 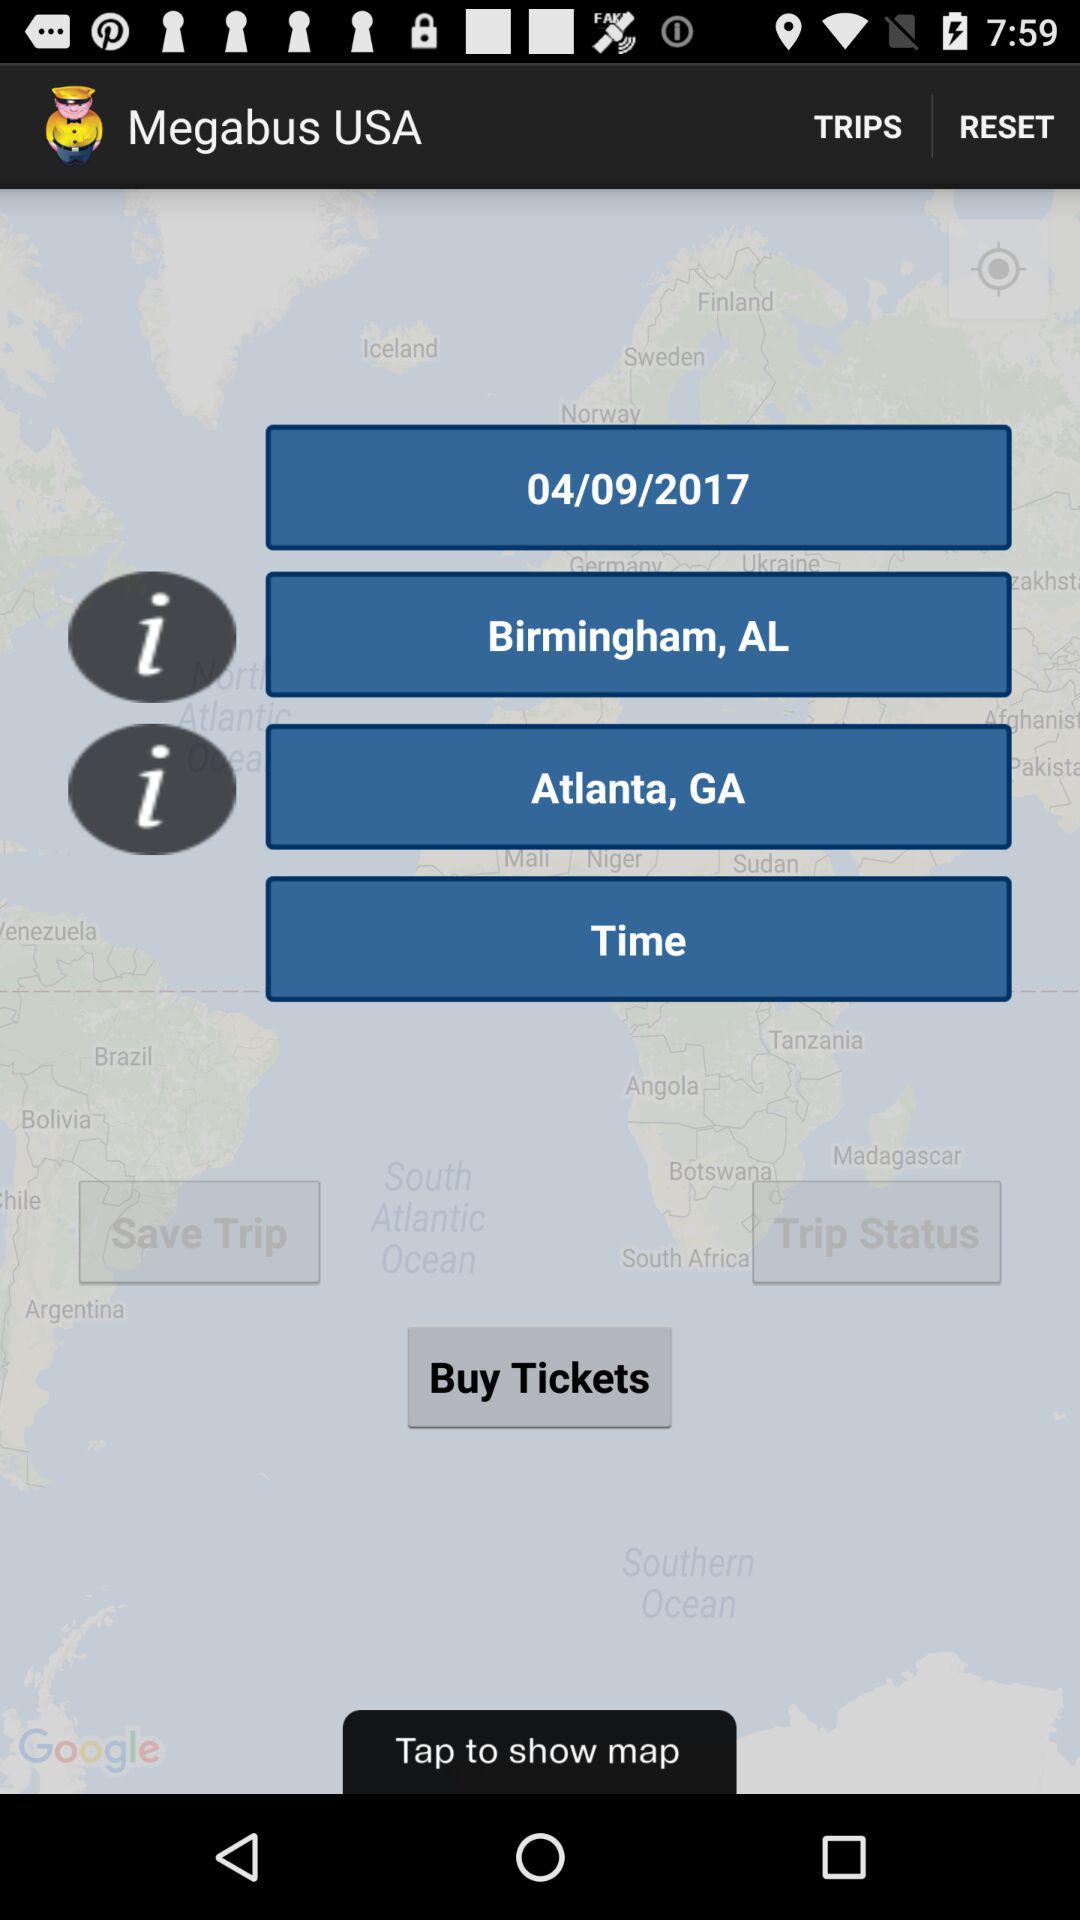 I want to click on the item below the trips icon, so click(x=540, y=991).